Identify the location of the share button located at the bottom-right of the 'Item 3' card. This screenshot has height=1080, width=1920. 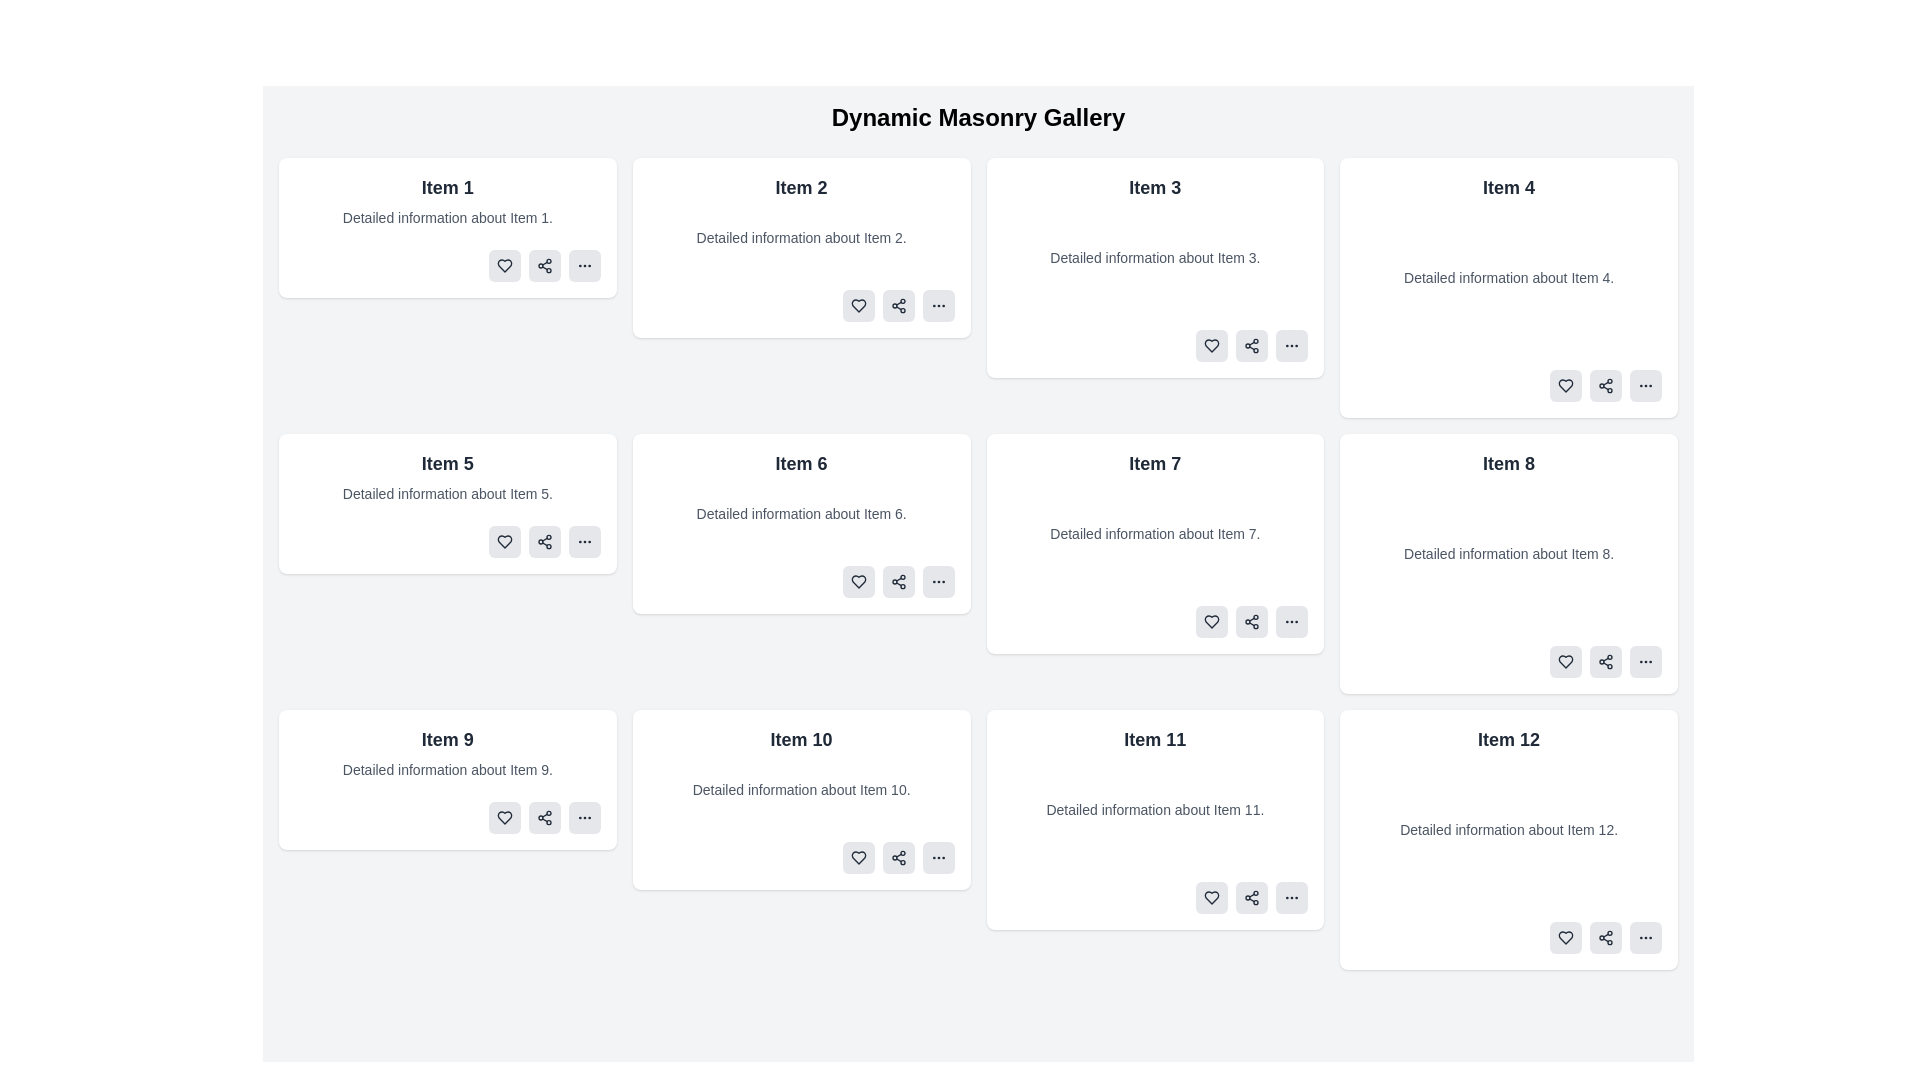
(1251, 345).